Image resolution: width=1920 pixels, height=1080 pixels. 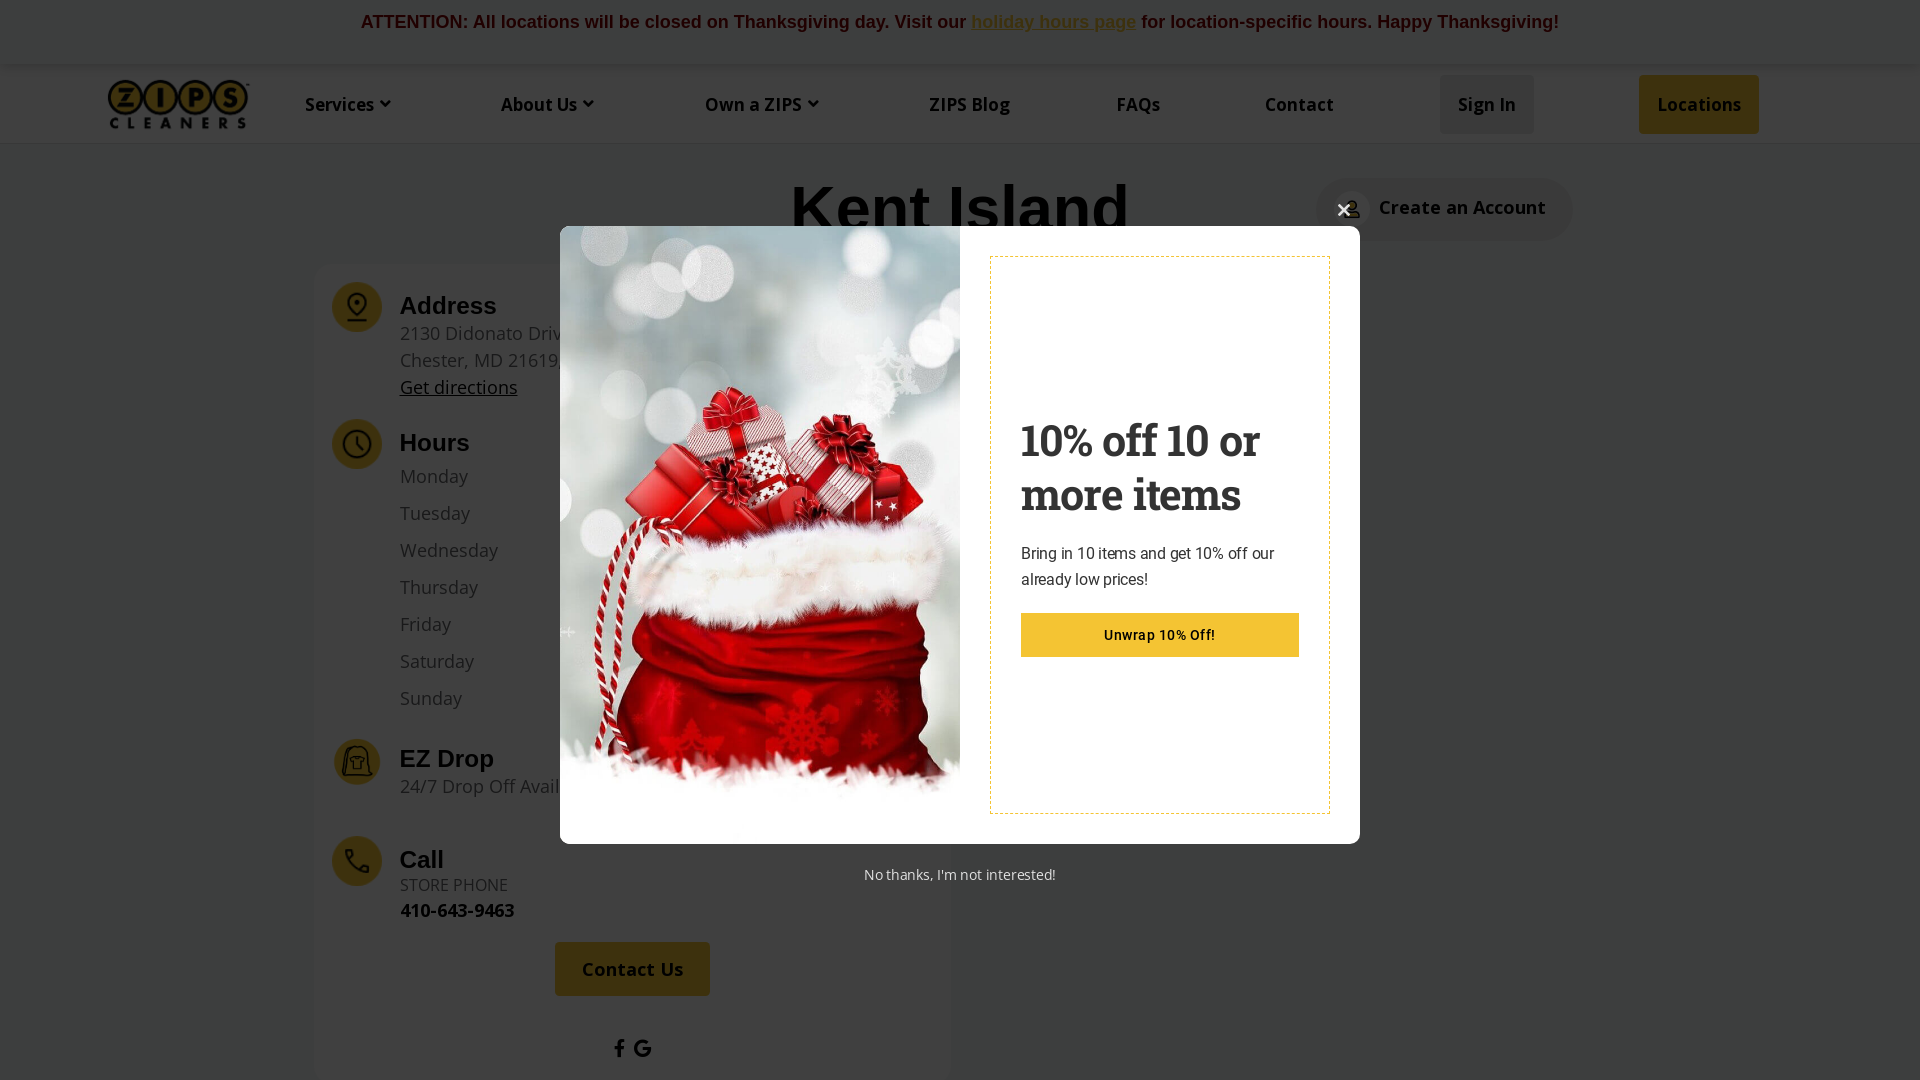 What do you see at coordinates (350, 104) in the screenshot?
I see `'Services'` at bounding box center [350, 104].